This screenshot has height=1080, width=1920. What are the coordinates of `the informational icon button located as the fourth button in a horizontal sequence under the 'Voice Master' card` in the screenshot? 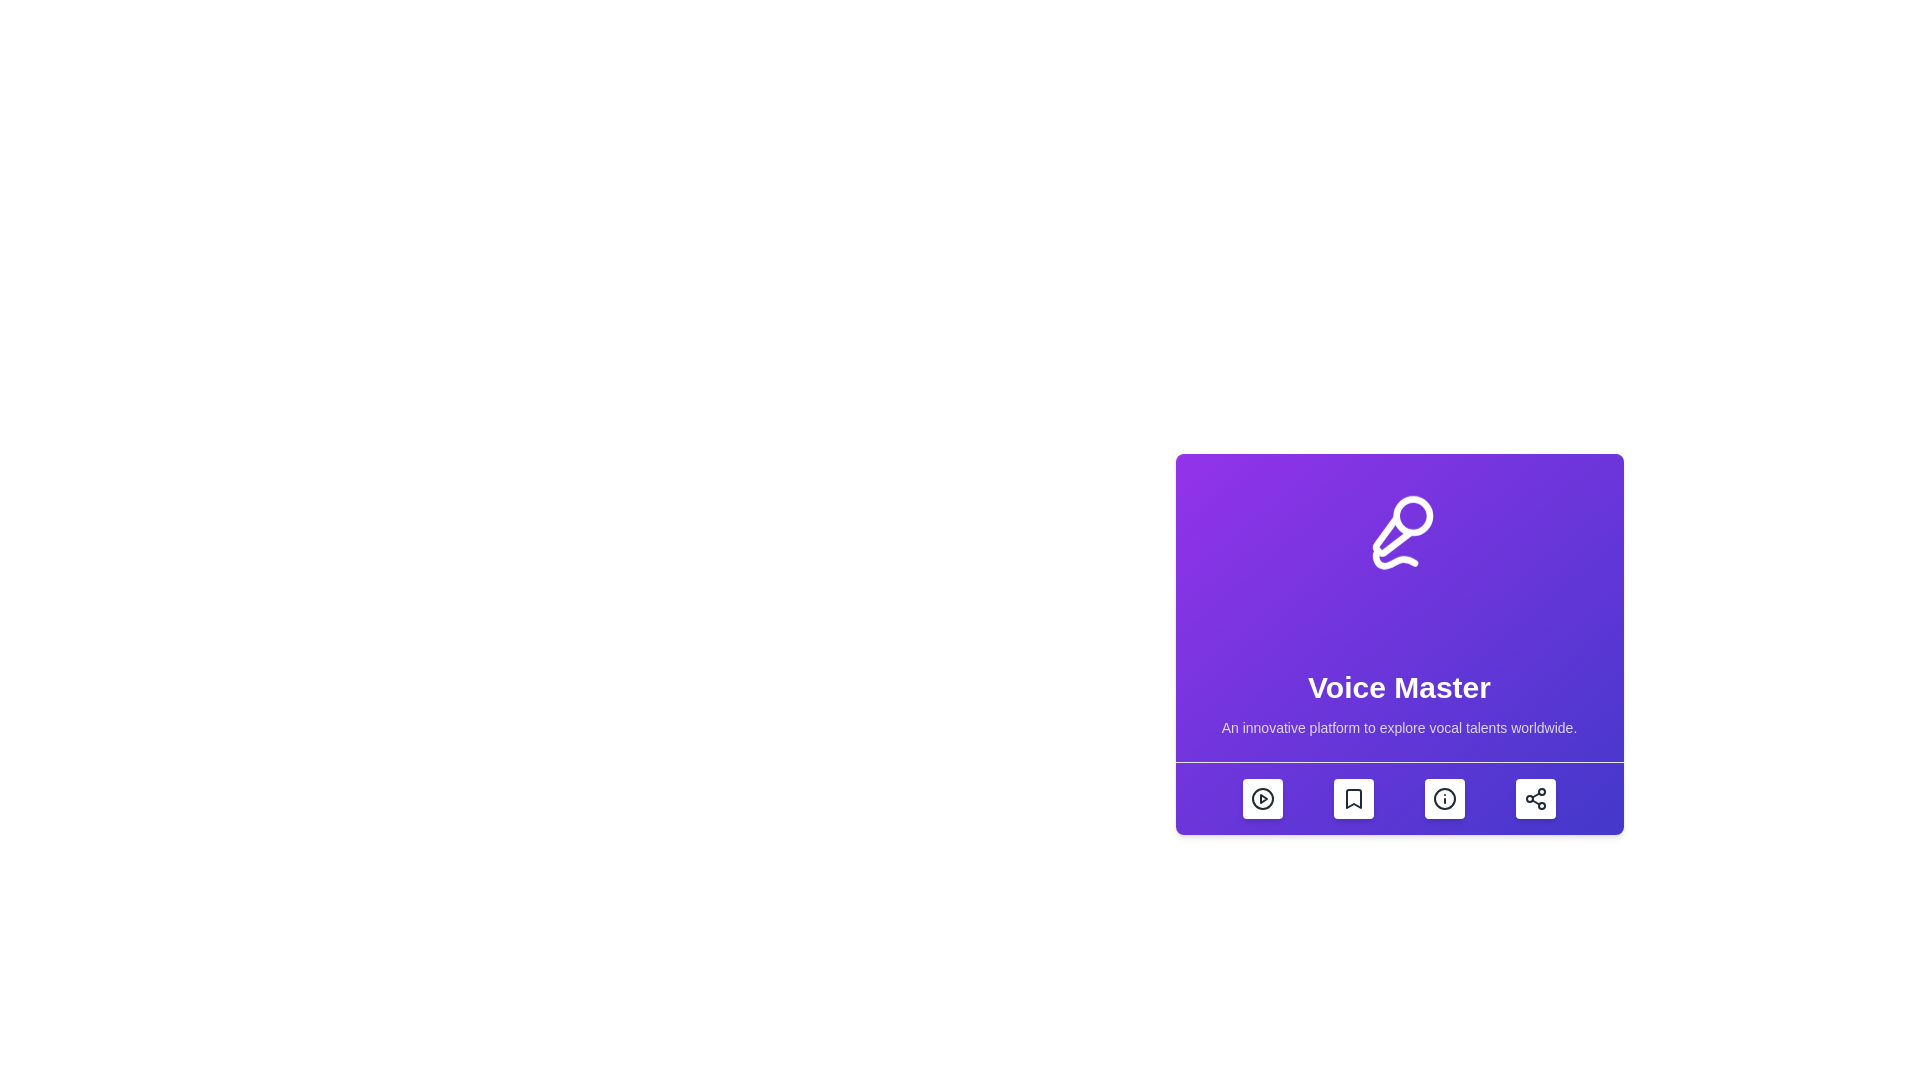 It's located at (1444, 797).